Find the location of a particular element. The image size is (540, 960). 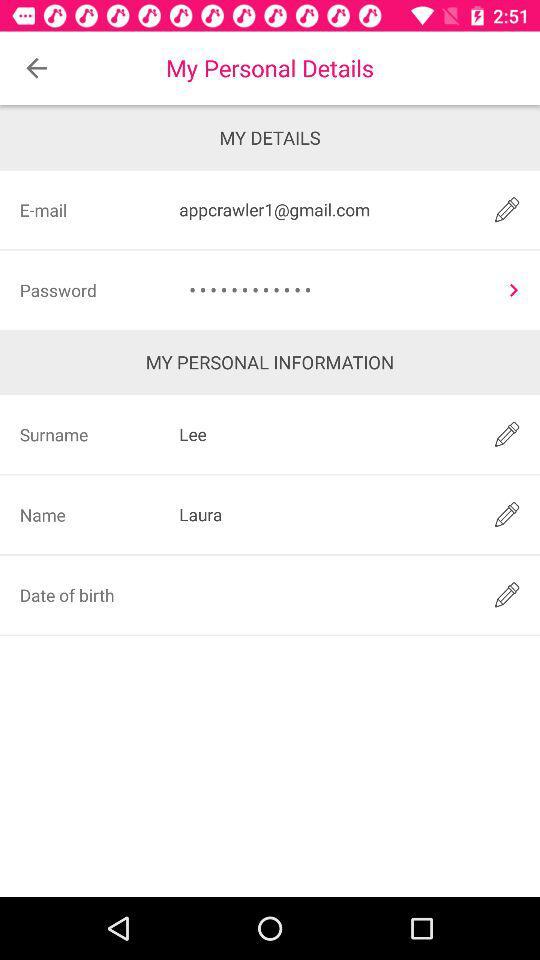

item to the right of the e-mail is located at coordinates (323, 209).